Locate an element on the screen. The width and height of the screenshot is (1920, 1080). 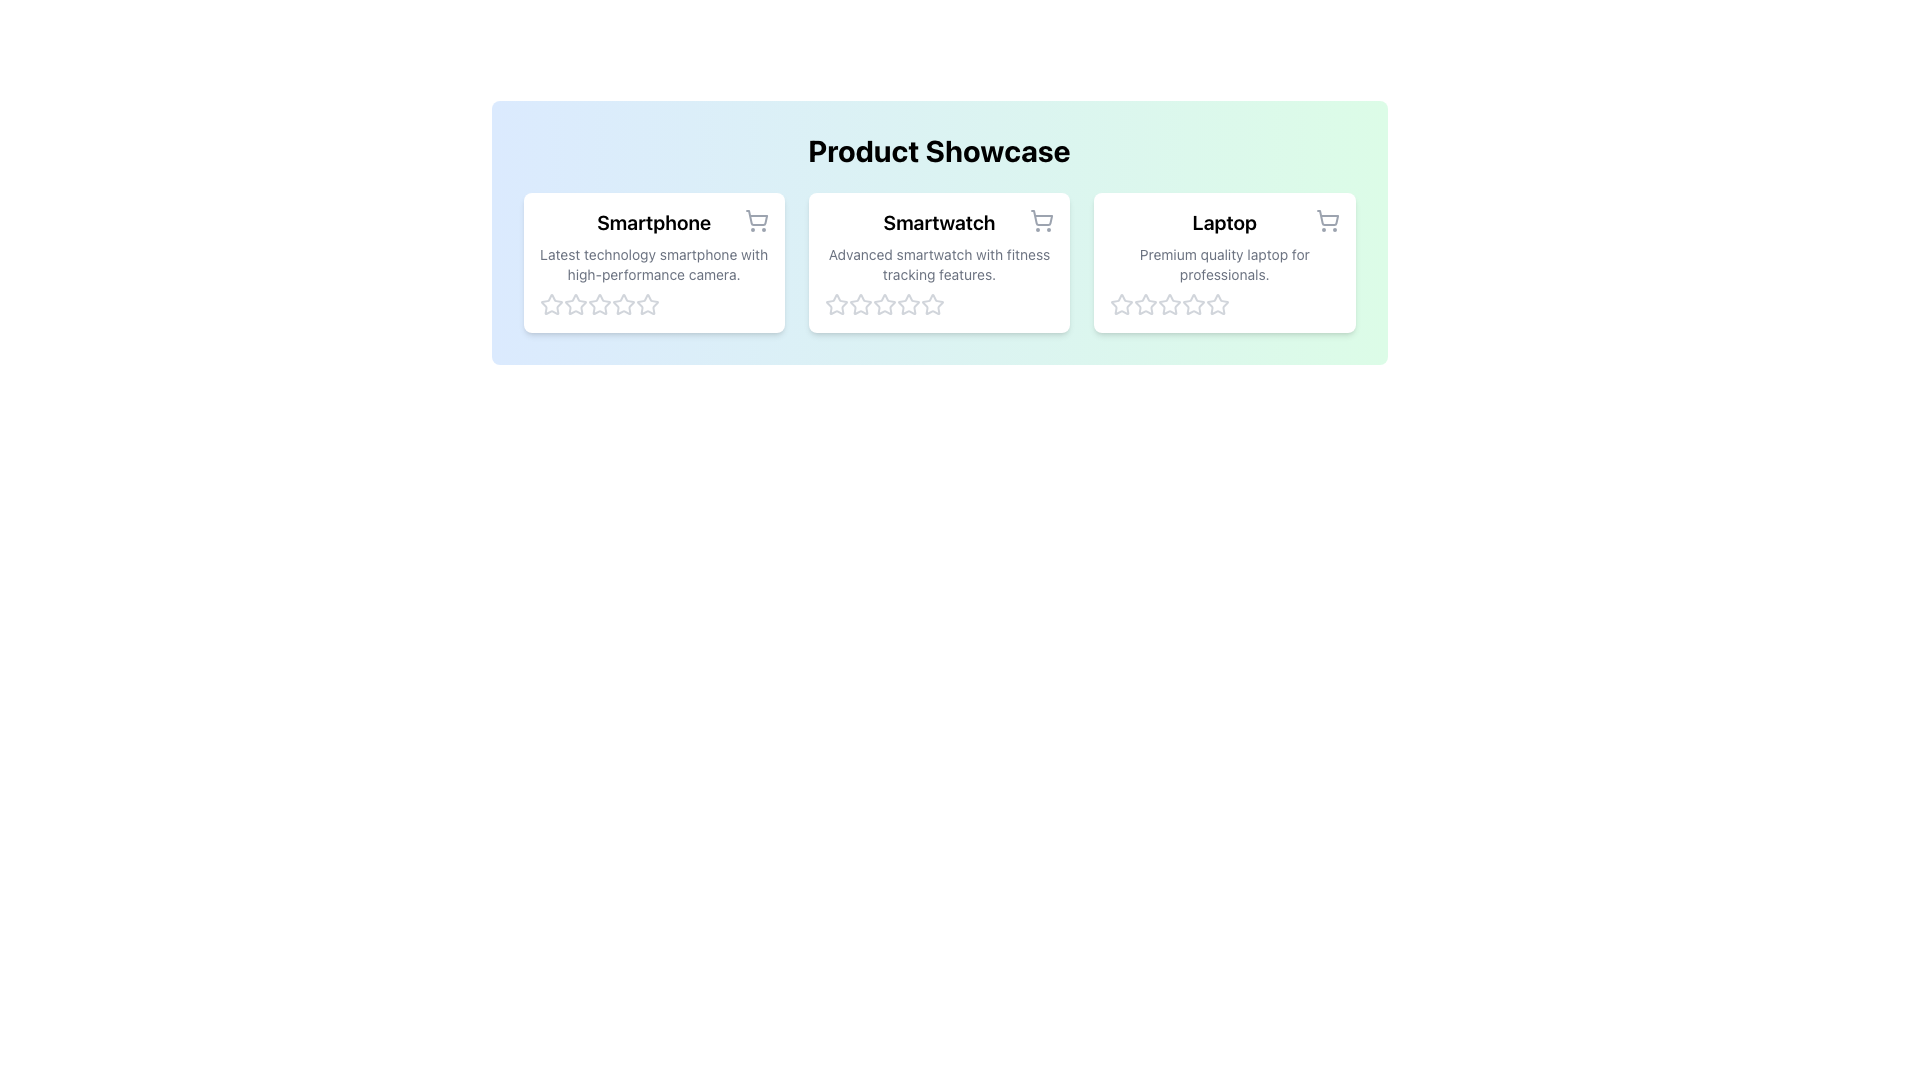
the third star icon in the rating system for the 'Smartwatch' product is located at coordinates (883, 304).